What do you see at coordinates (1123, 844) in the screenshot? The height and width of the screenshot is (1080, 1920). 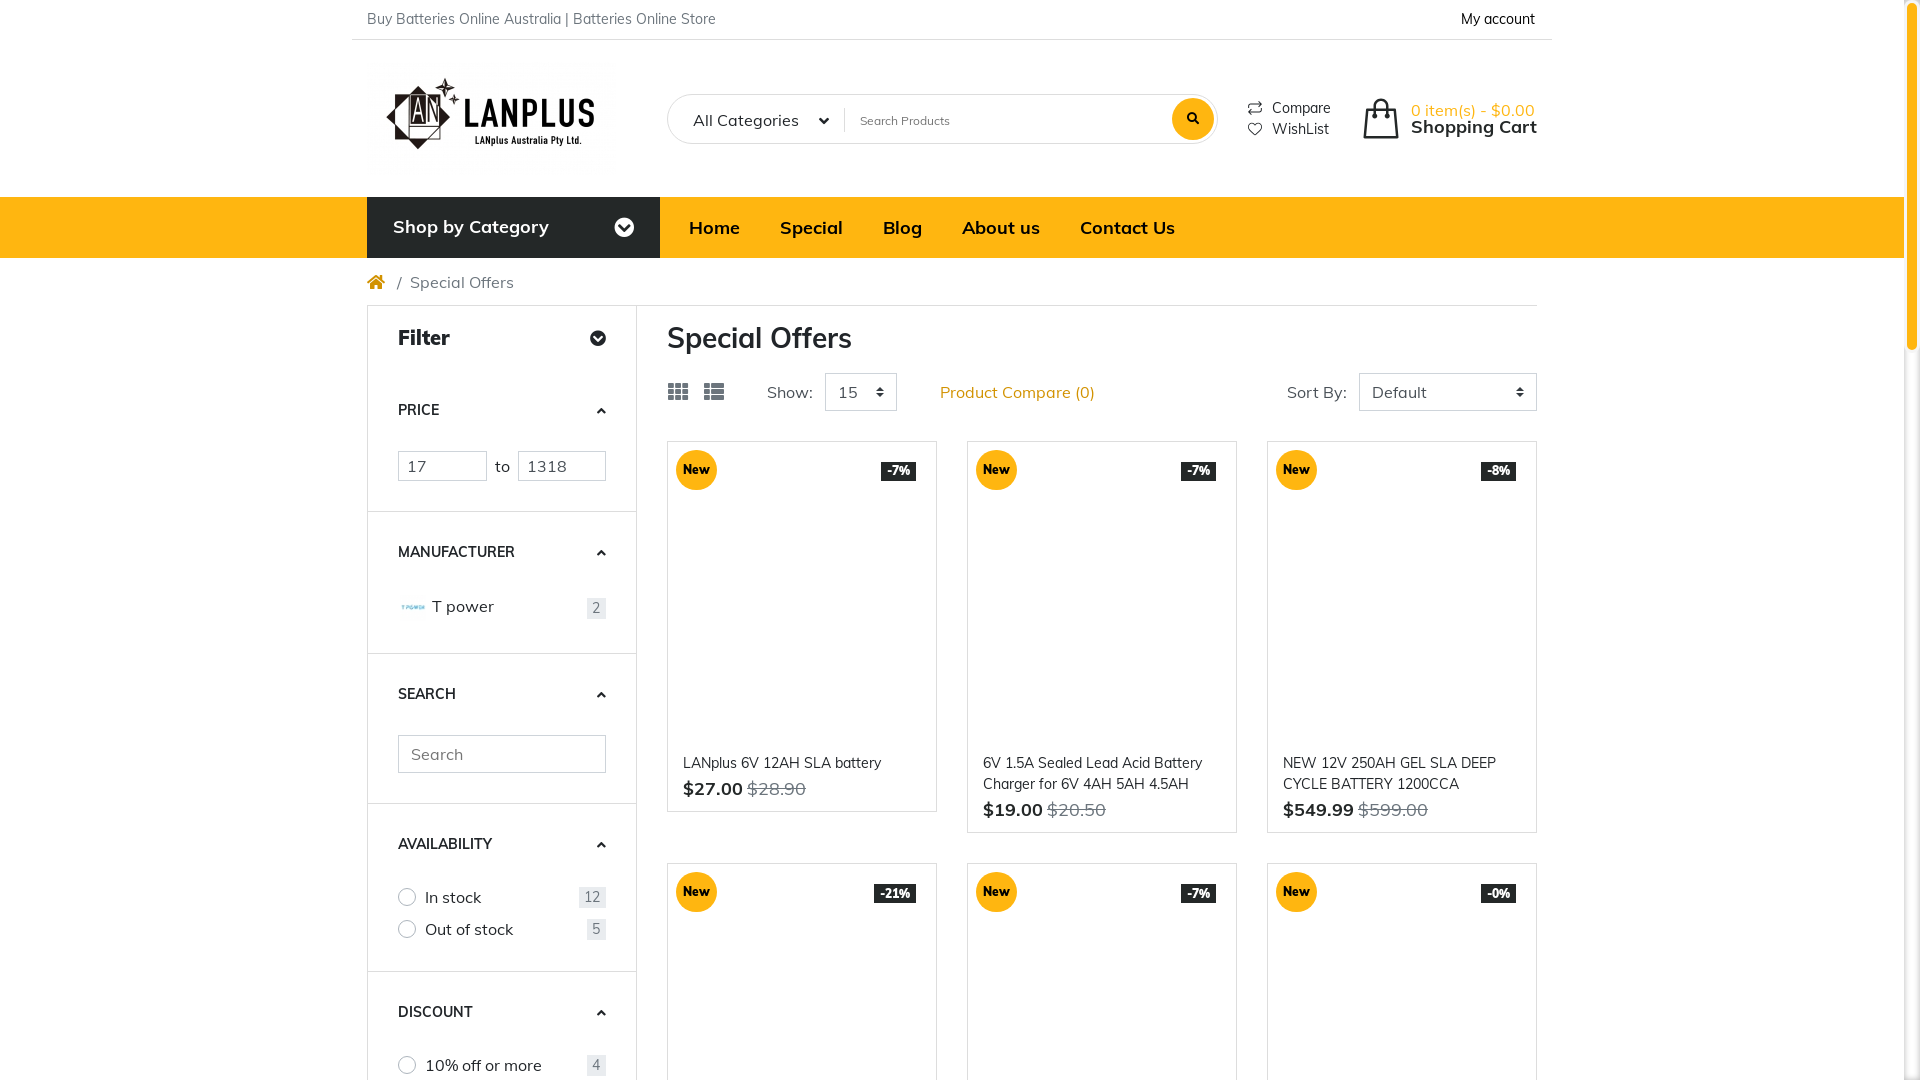 I see `'Quick view'` at bounding box center [1123, 844].